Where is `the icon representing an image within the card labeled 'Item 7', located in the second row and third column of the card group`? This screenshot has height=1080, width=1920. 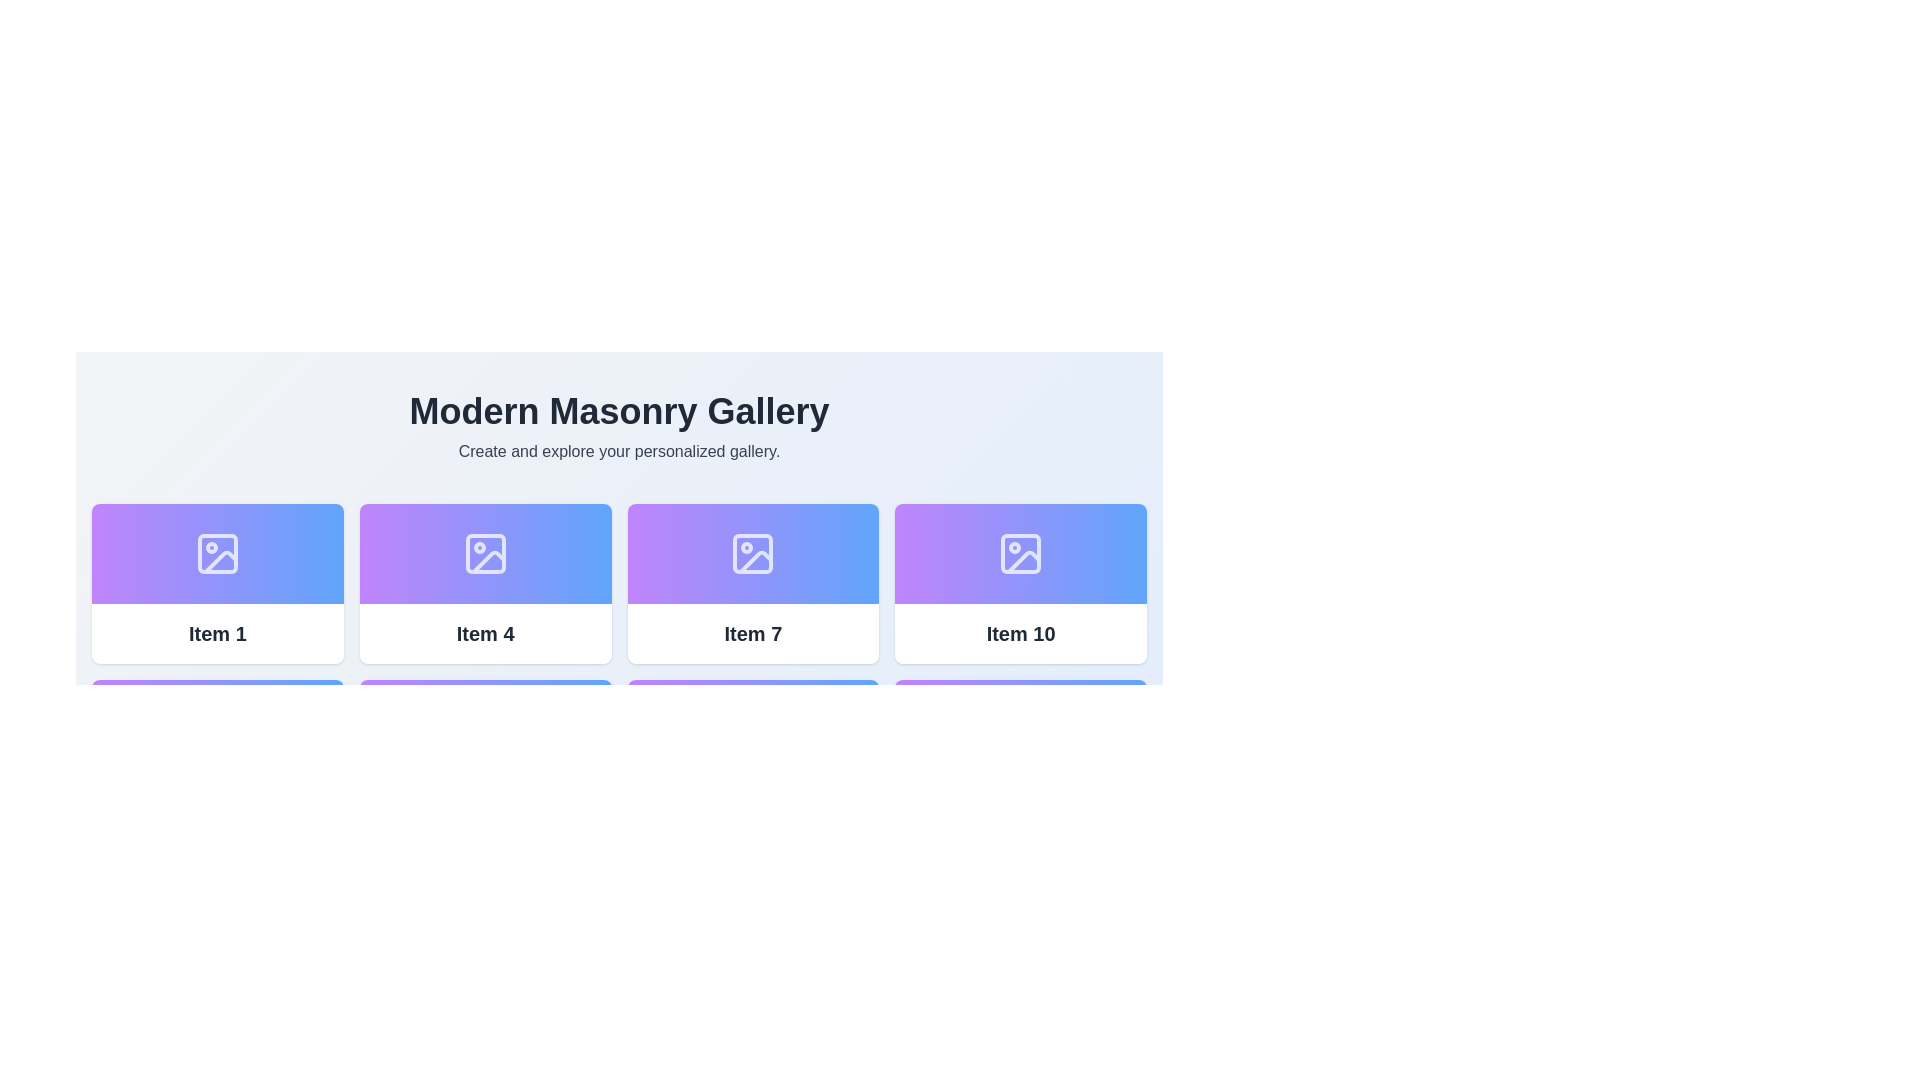 the icon representing an image within the card labeled 'Item 7', located in the second row and third column of the card group is located at coordinates (752, 554).